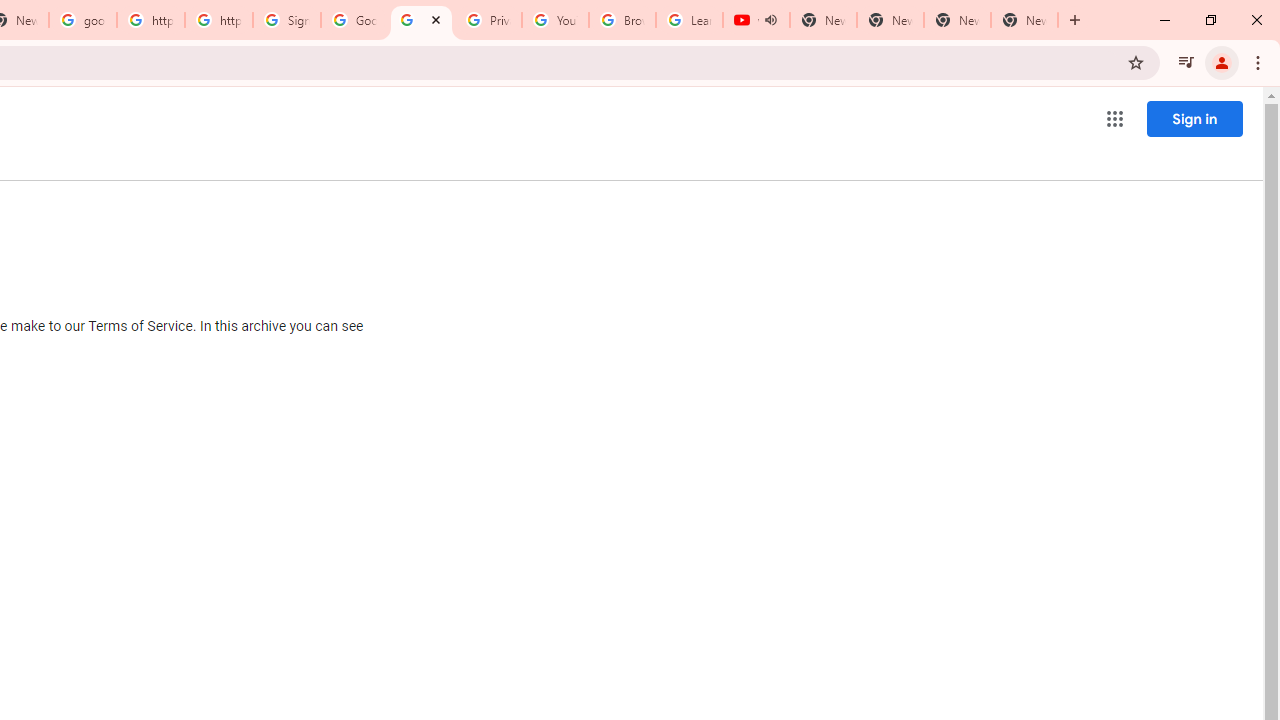 The image size is (1280, 720). I want to click on 'YouTube', so click(555, 20).